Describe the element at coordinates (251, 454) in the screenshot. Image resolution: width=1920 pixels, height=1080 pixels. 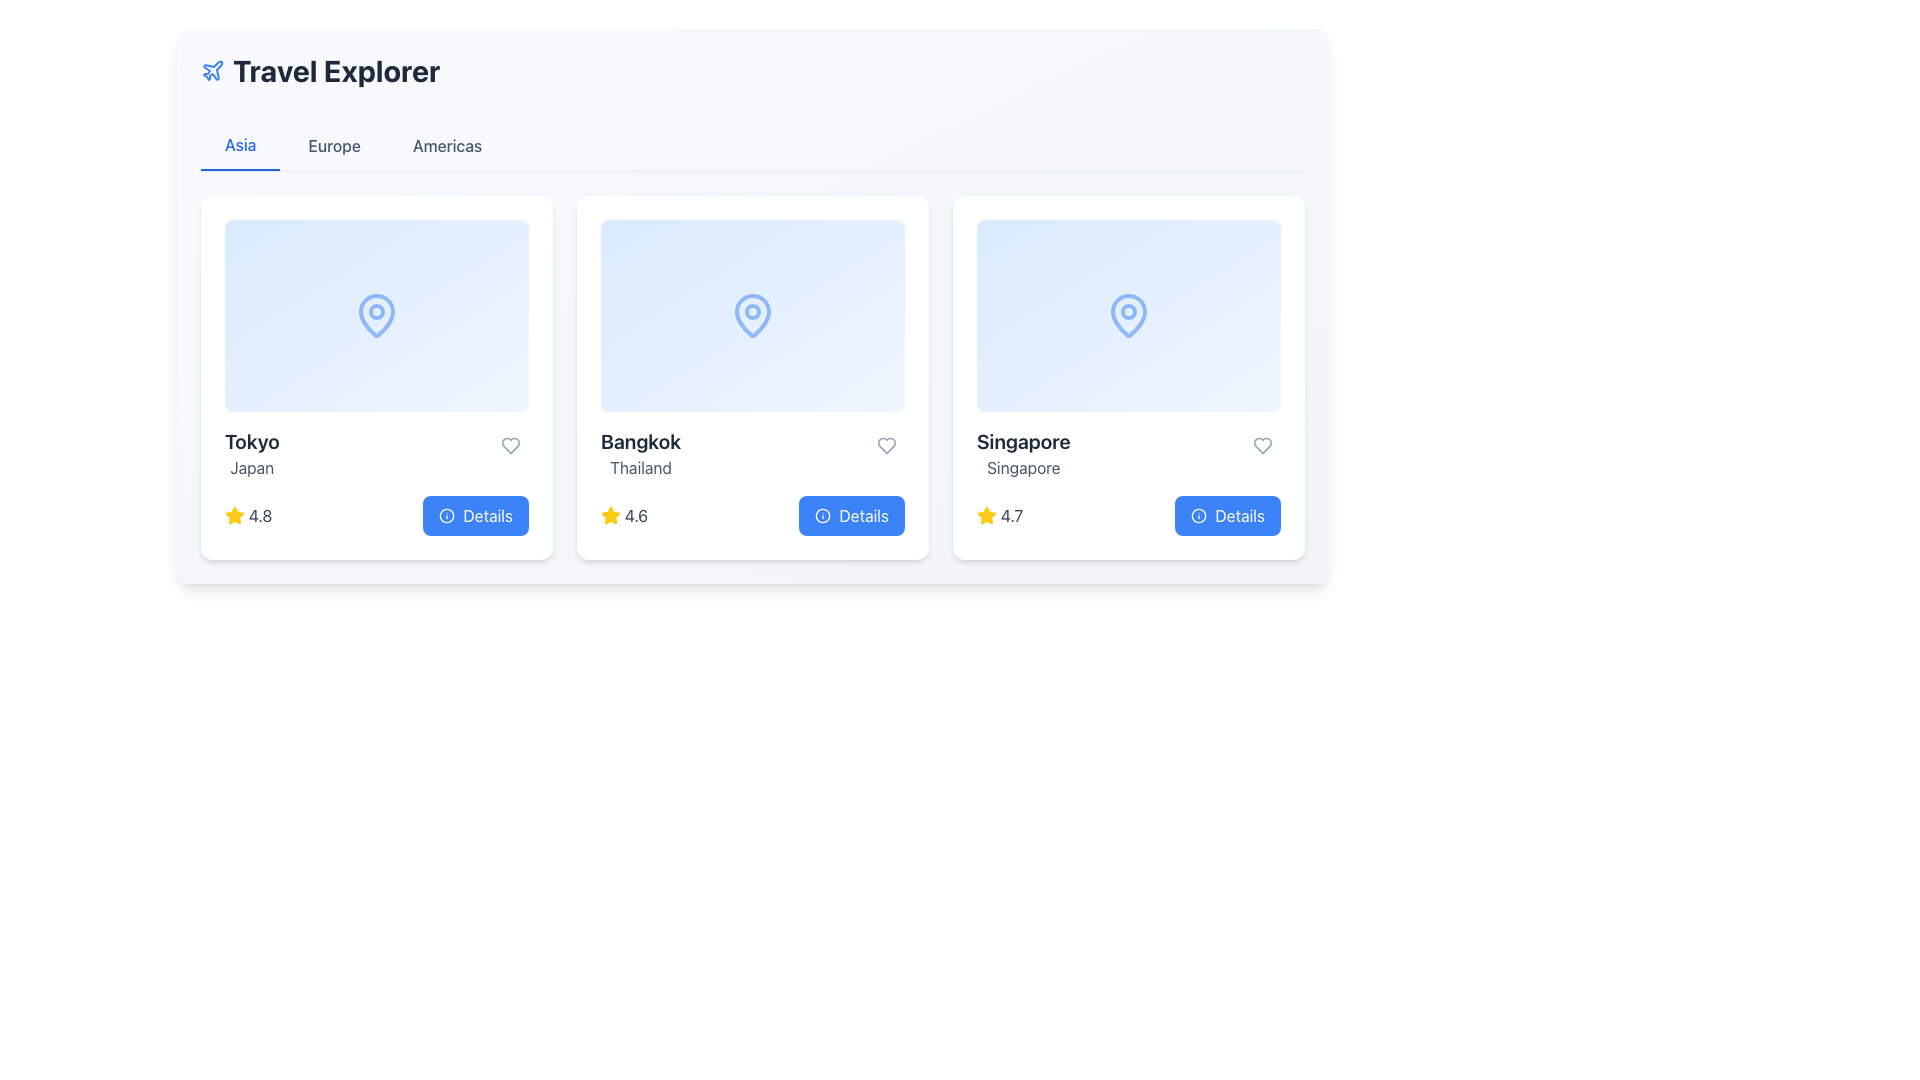
I see `the informational text displaying the name and country of a travel destination located in the first card under the 'Asia' tab in the 'Travel Explorer' section` at that location.